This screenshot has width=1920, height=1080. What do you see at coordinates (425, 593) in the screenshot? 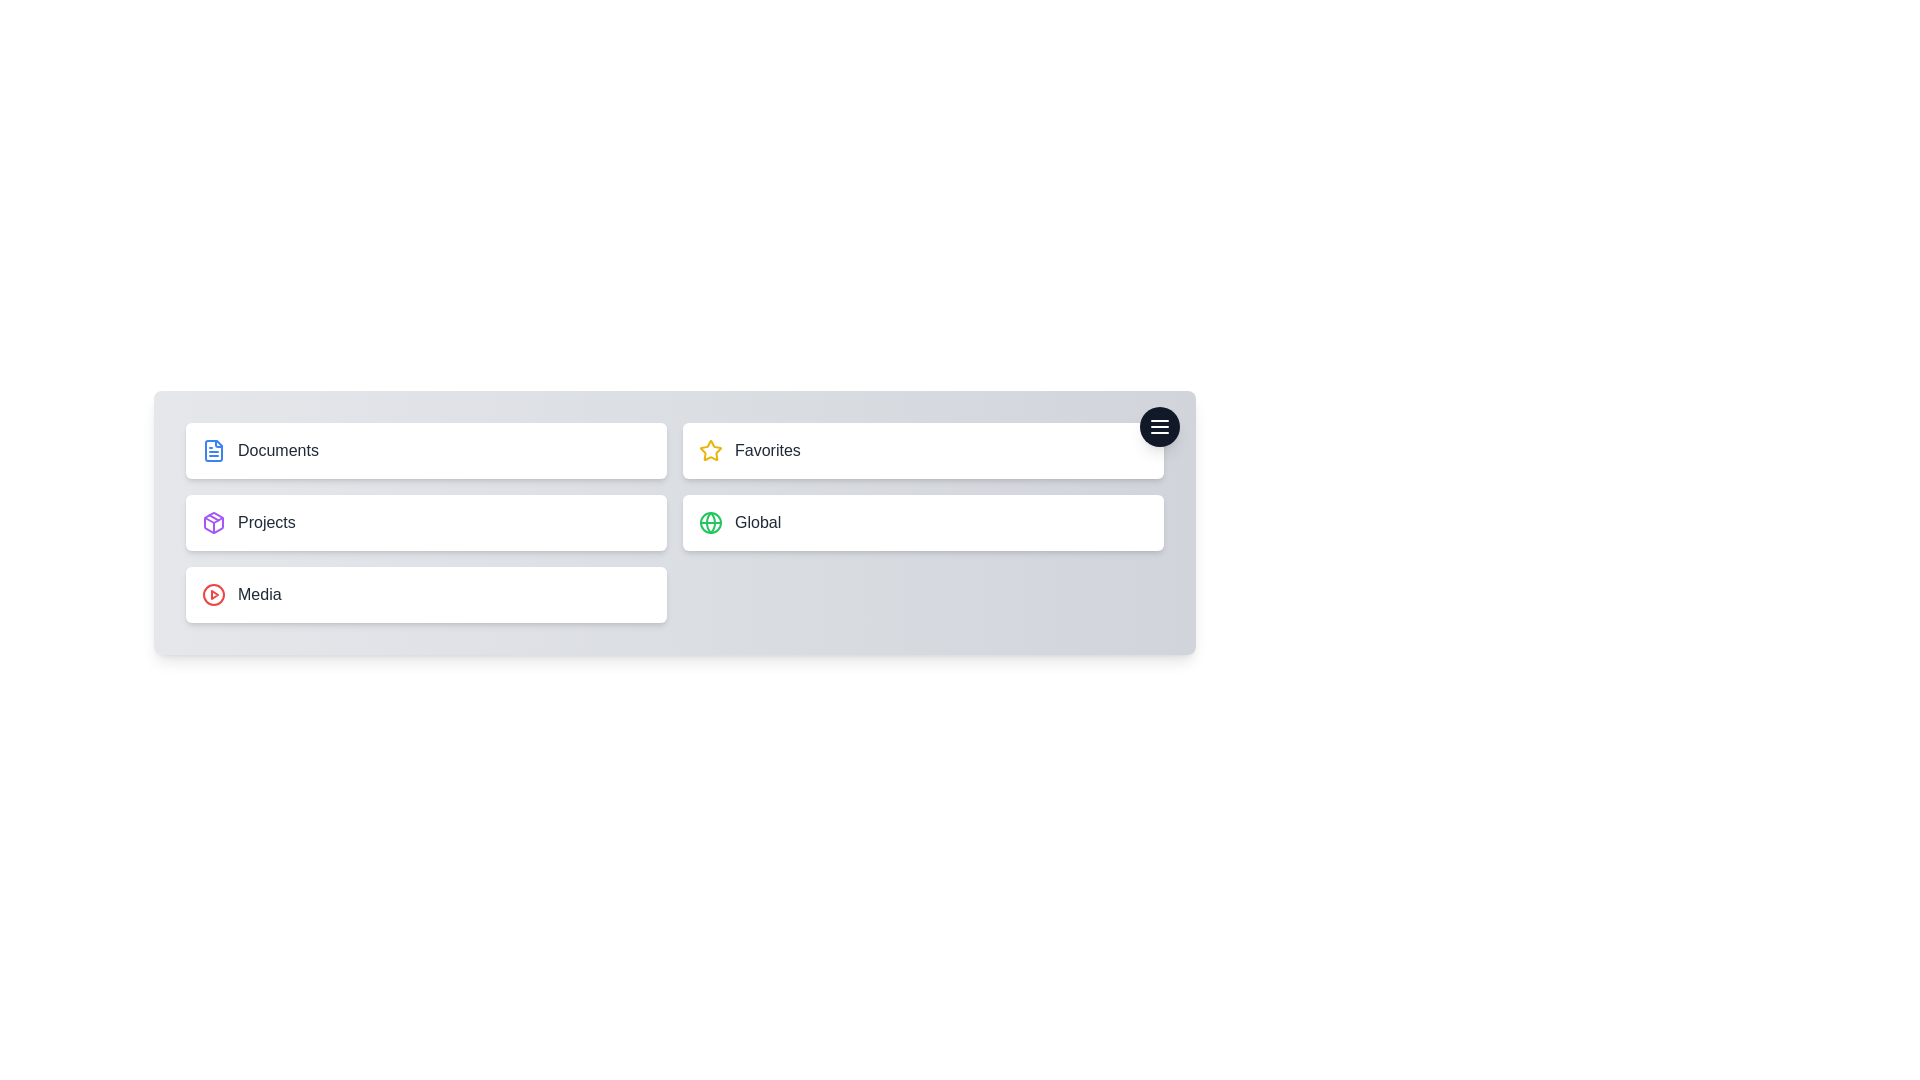
I see `the menu item labeled Media` at bounding box center [425, 593].